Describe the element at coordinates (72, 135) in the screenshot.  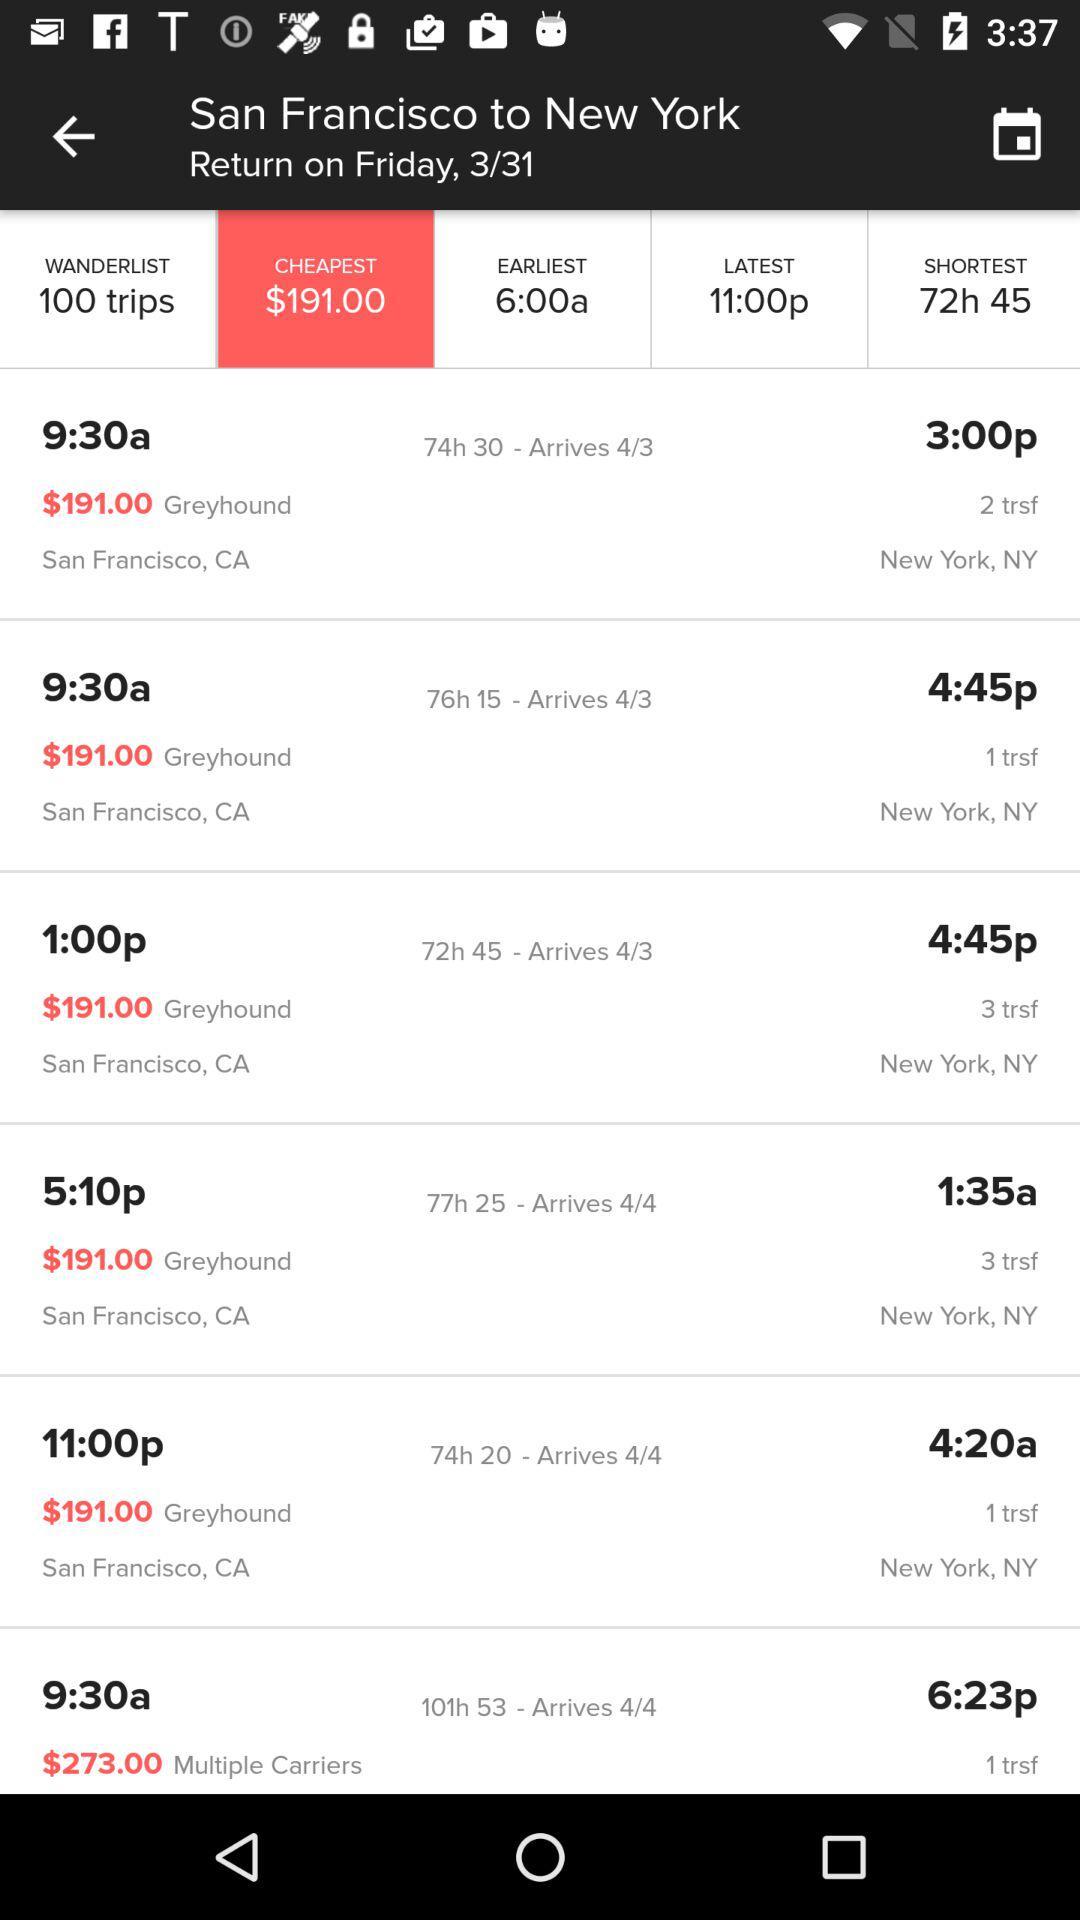
I see `back button` at that location.